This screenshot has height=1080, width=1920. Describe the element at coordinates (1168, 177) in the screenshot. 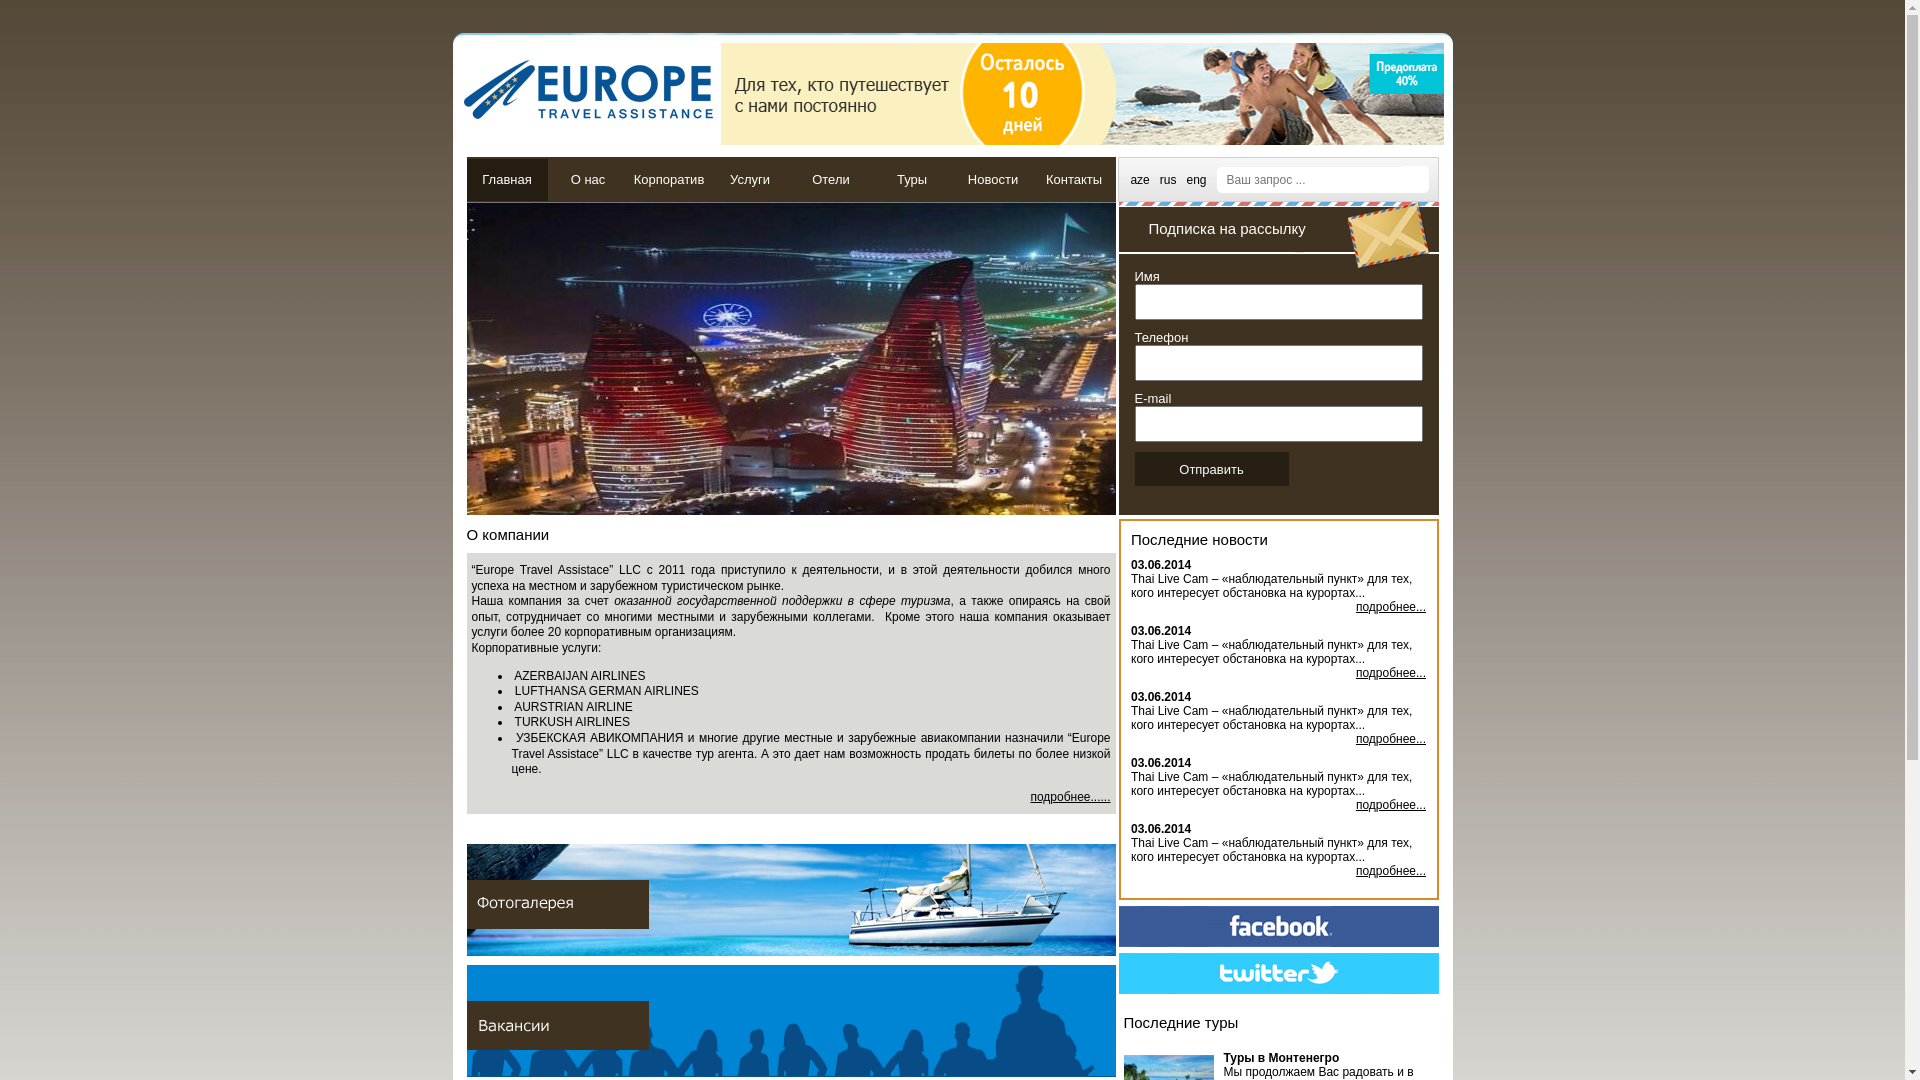

I see `'rus'` at that location.